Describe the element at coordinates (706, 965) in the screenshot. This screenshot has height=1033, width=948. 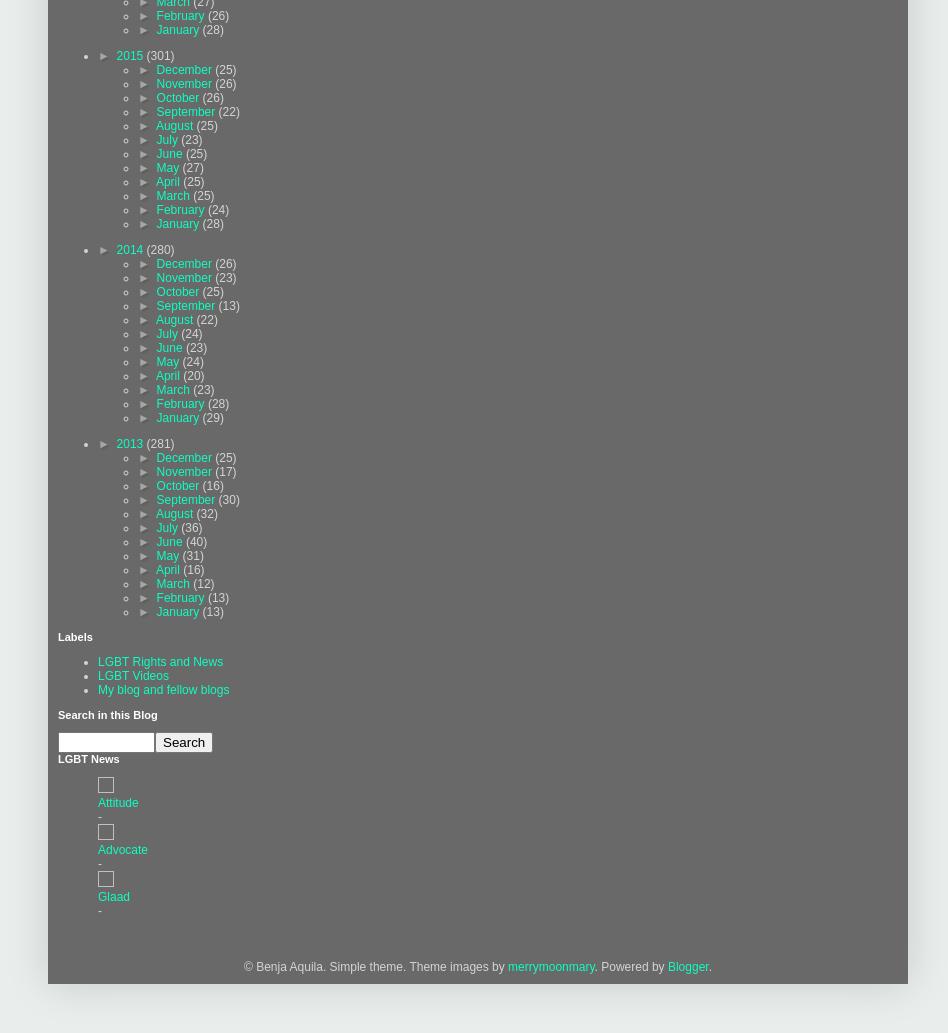
I see `'.'` at that location.